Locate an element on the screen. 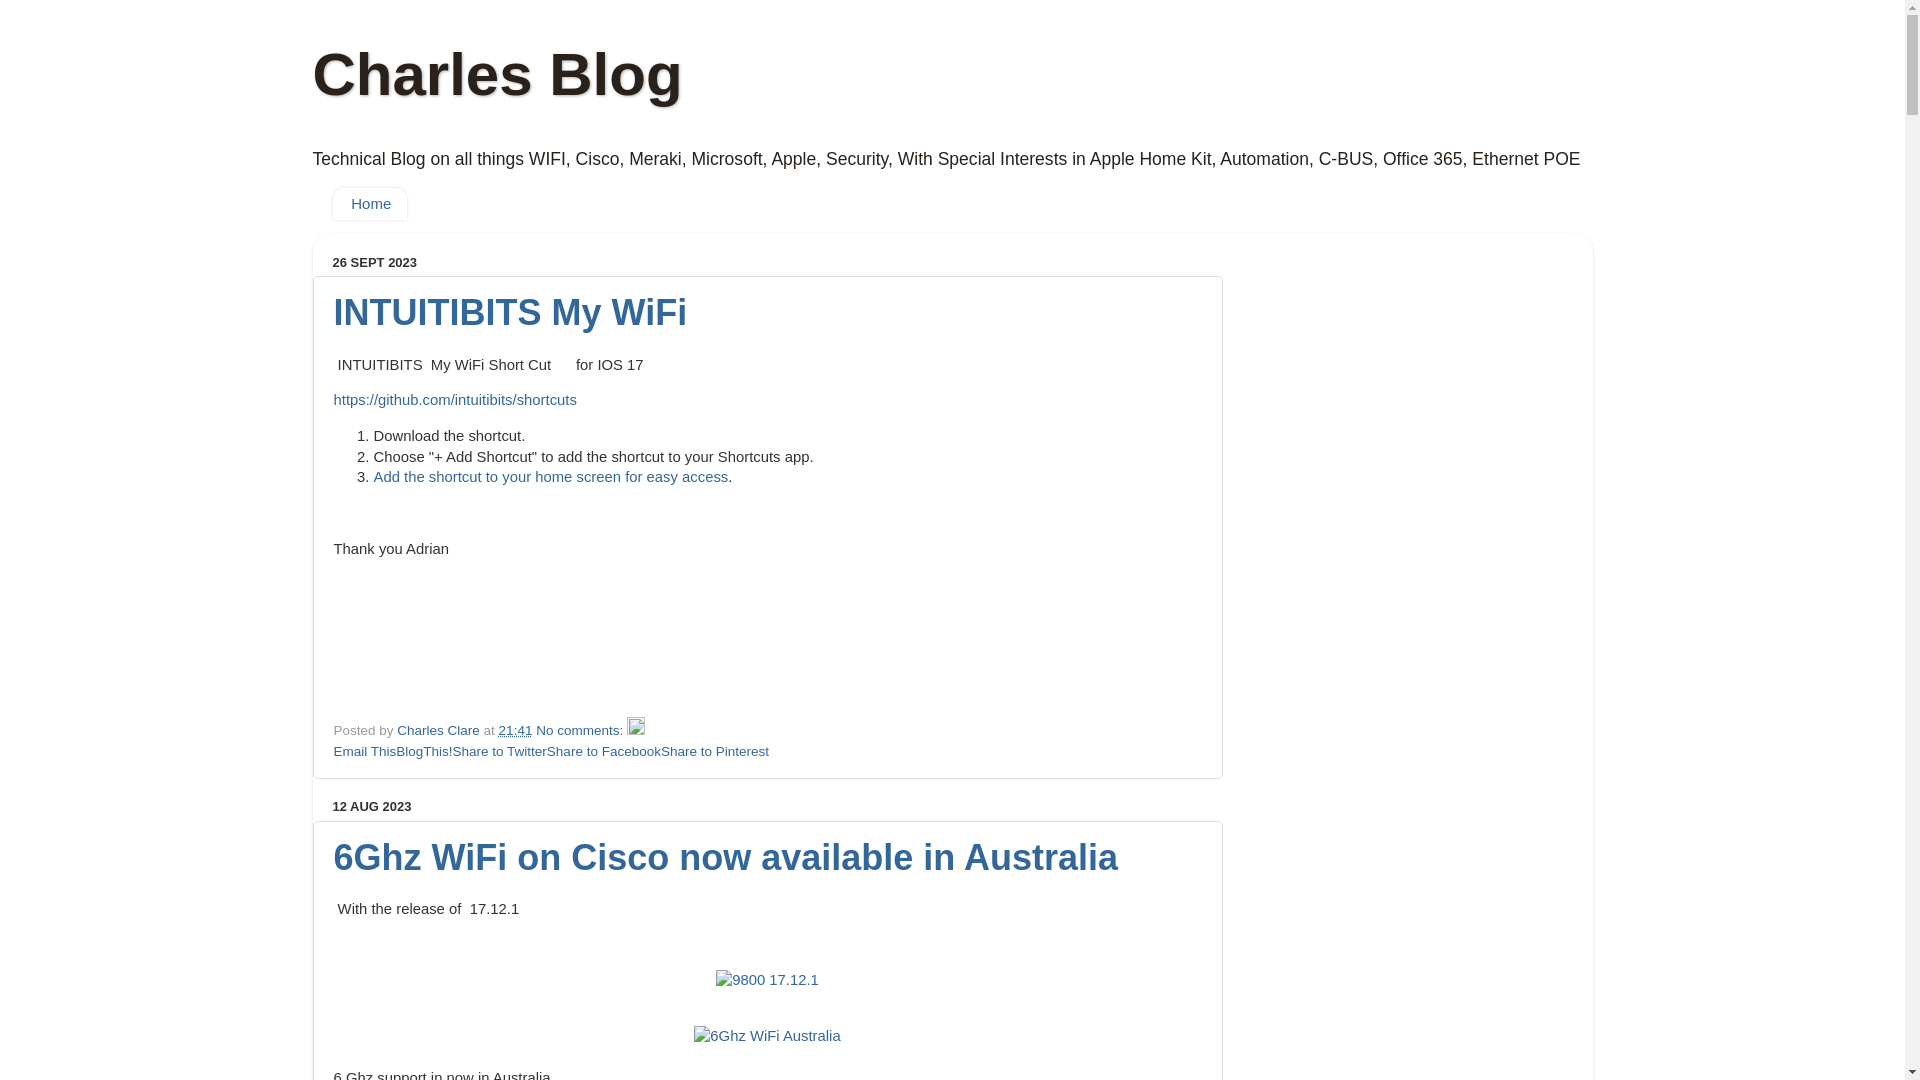 This screenshot has width=1920, height=1080. 'Email This' is located at coordinates (365, 751).